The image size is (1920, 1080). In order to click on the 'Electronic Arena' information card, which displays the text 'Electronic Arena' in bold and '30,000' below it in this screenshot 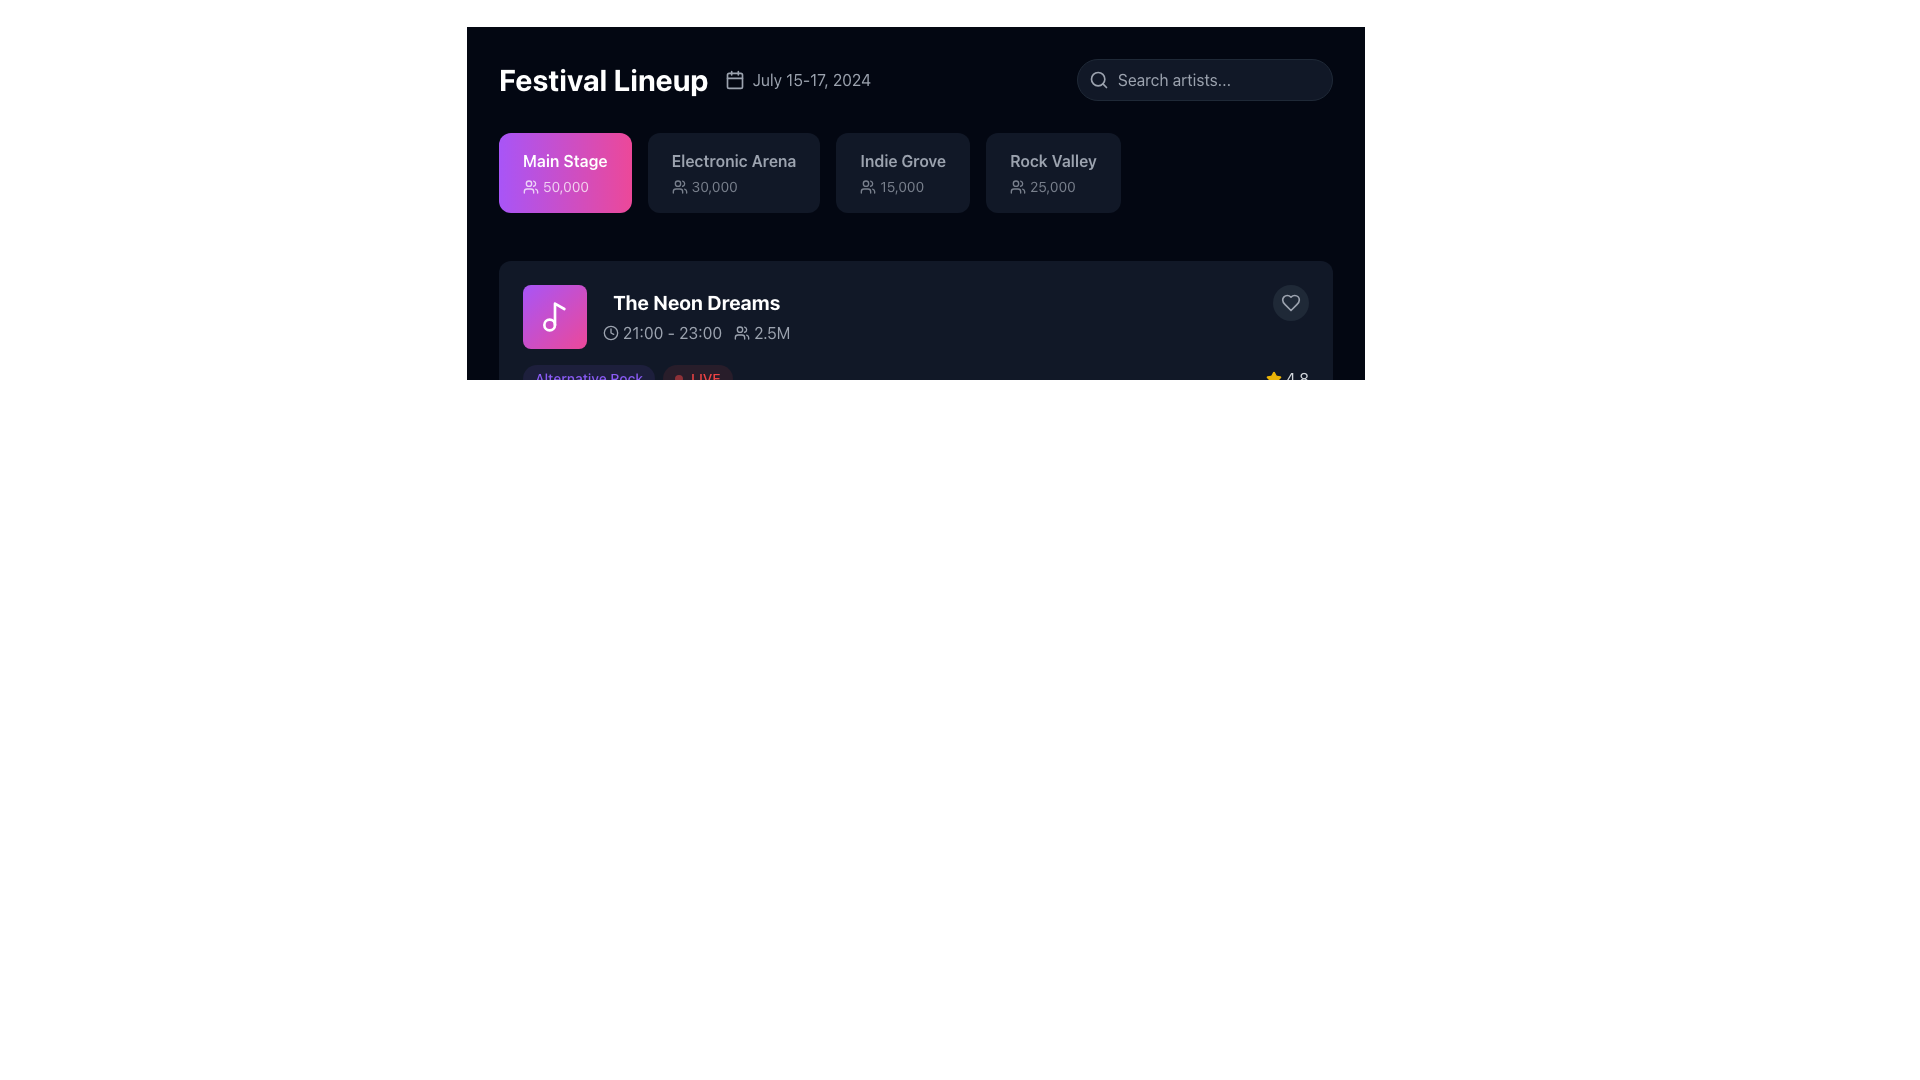, I will do `click(733, 172)`.